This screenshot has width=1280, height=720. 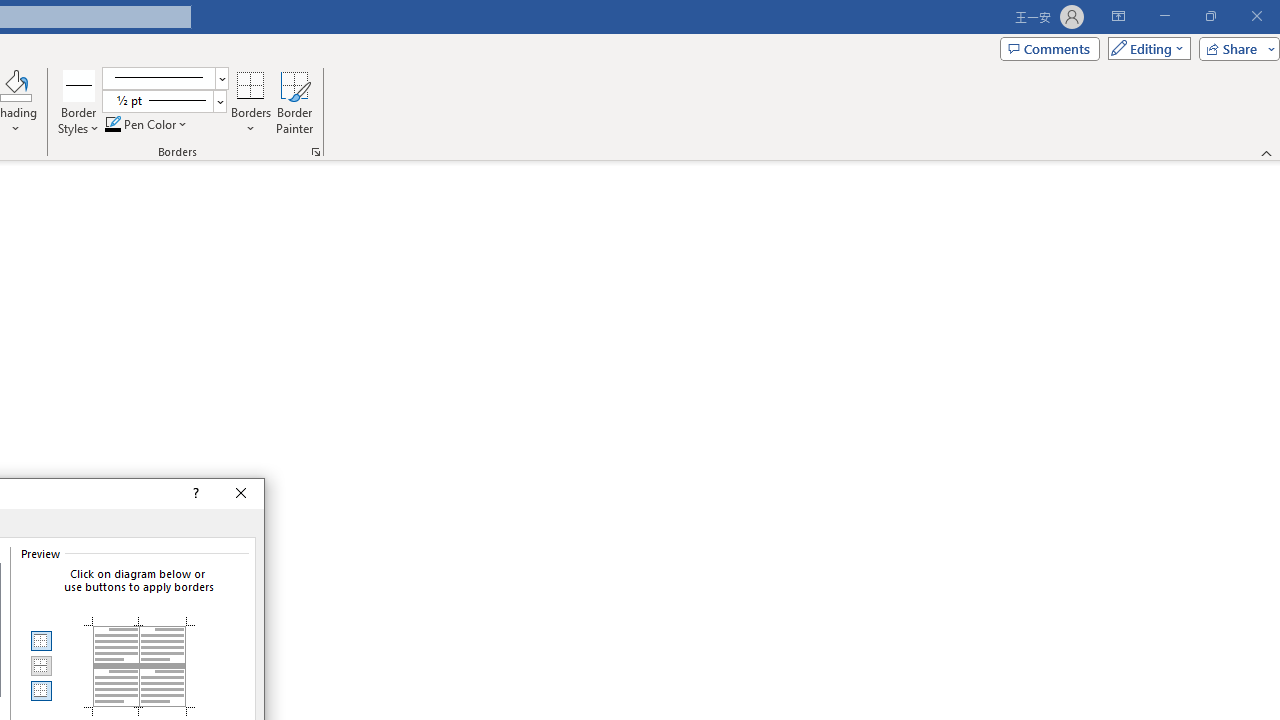 I want to click on 'Inside Horizontal Border', so click(x=40, y=666).